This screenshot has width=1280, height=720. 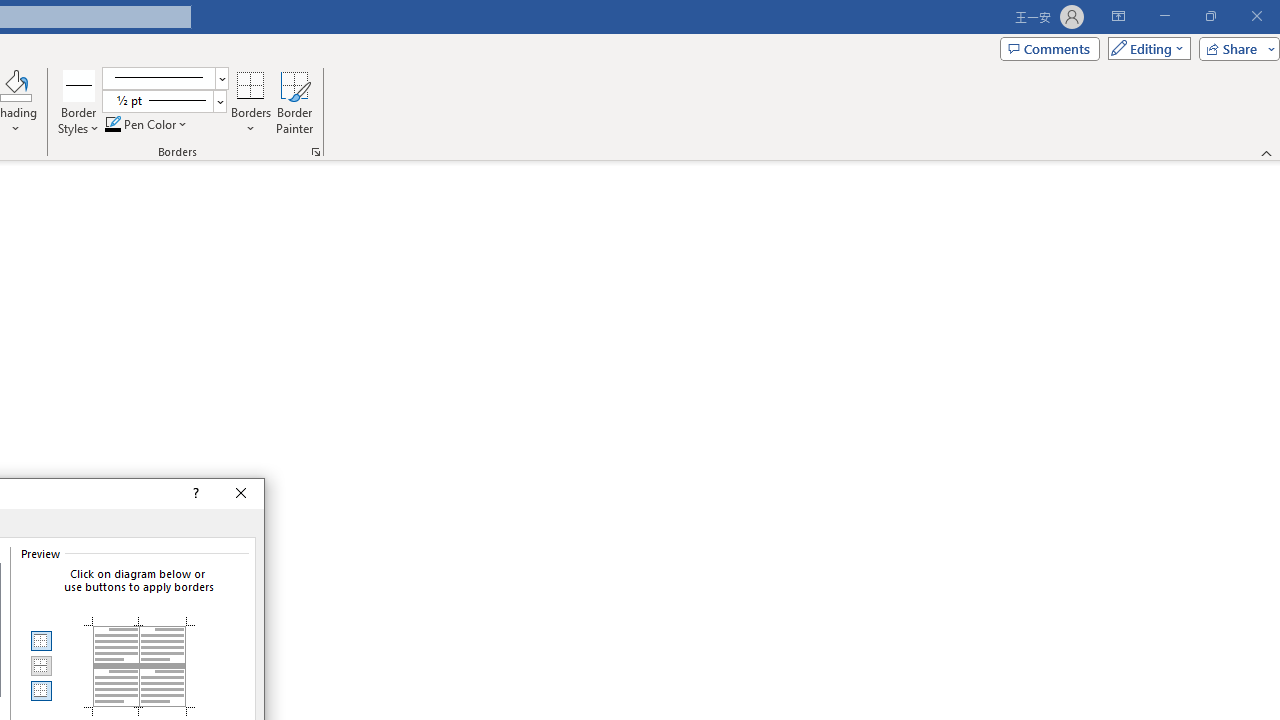 I want to click on 'Inside Horizontal Border', so click(x=40, y=666).